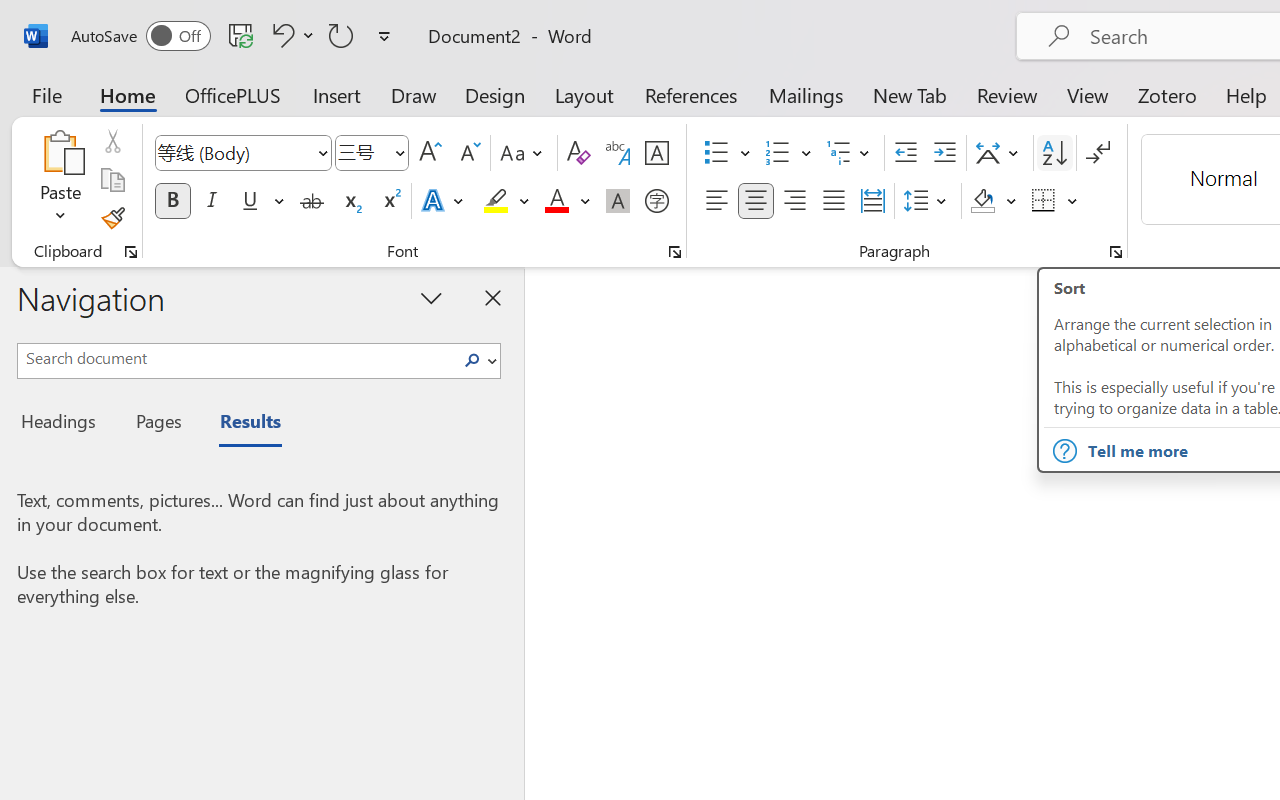  Describe the element at coordinates (172, 201) in the screenshot. I see `'Bold'` at that location.